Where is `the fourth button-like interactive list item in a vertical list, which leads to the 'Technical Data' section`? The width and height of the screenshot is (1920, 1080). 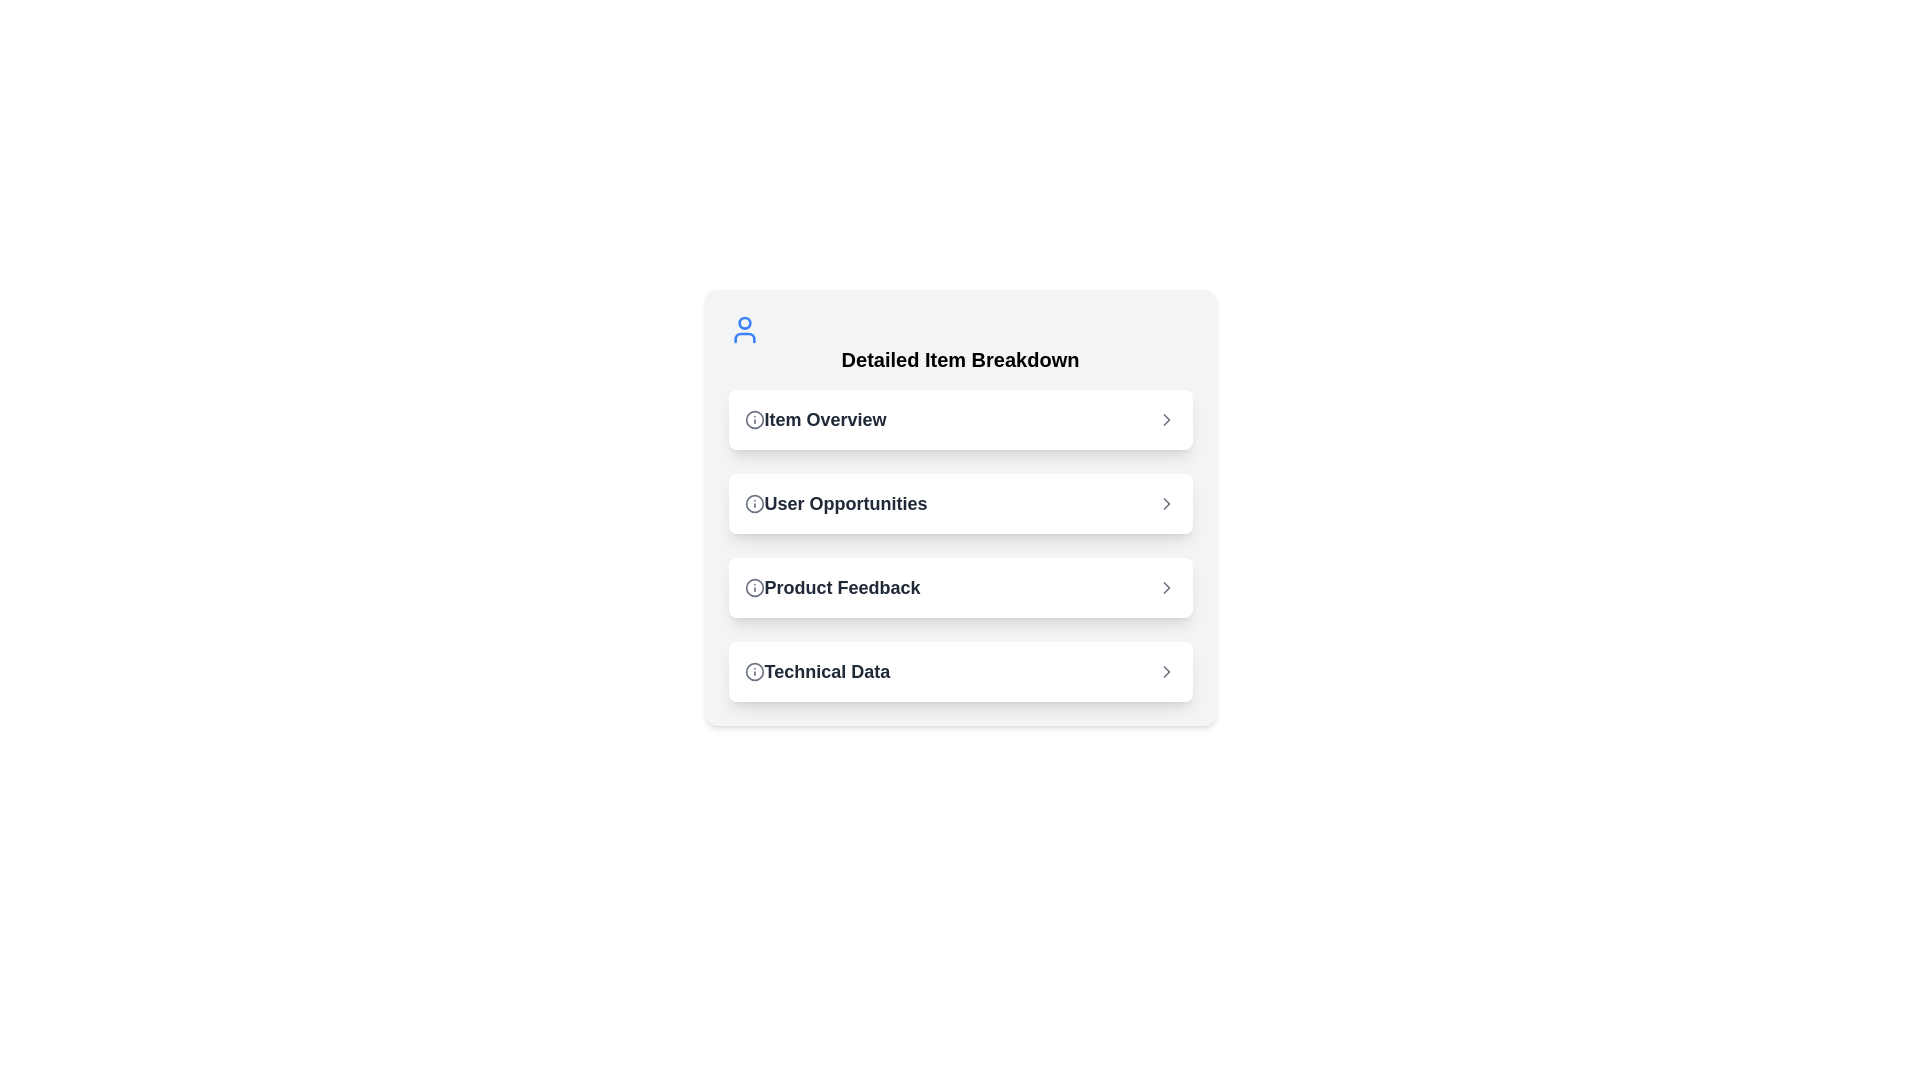
the fourth button-like interactive list item in a vertical list, which leads to the 'Technical Data' section is located at coordinates (960, 671).